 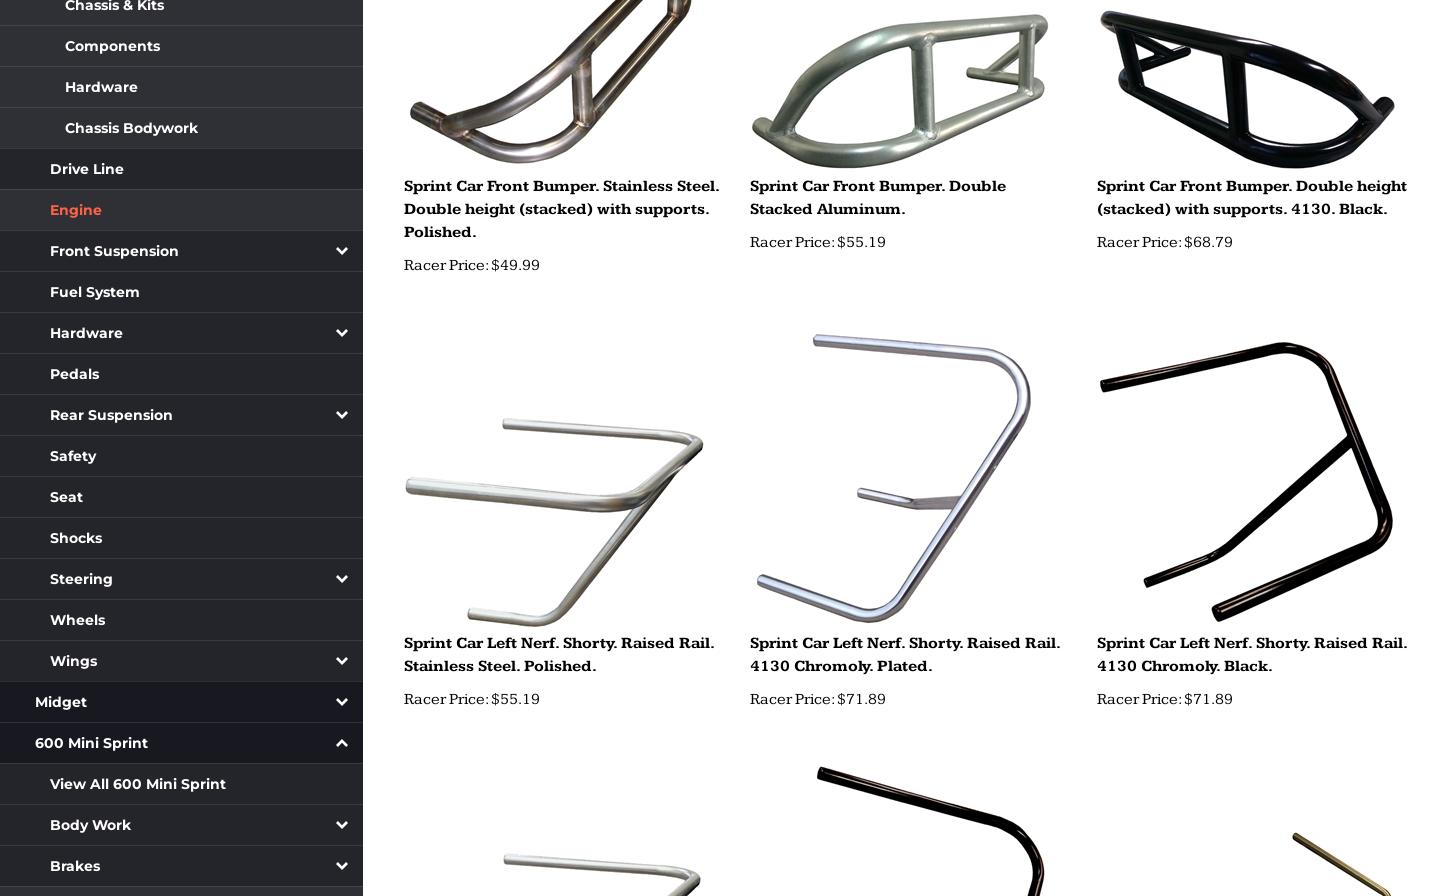 I want to click on '$49.99', so click(x=513, y=264).